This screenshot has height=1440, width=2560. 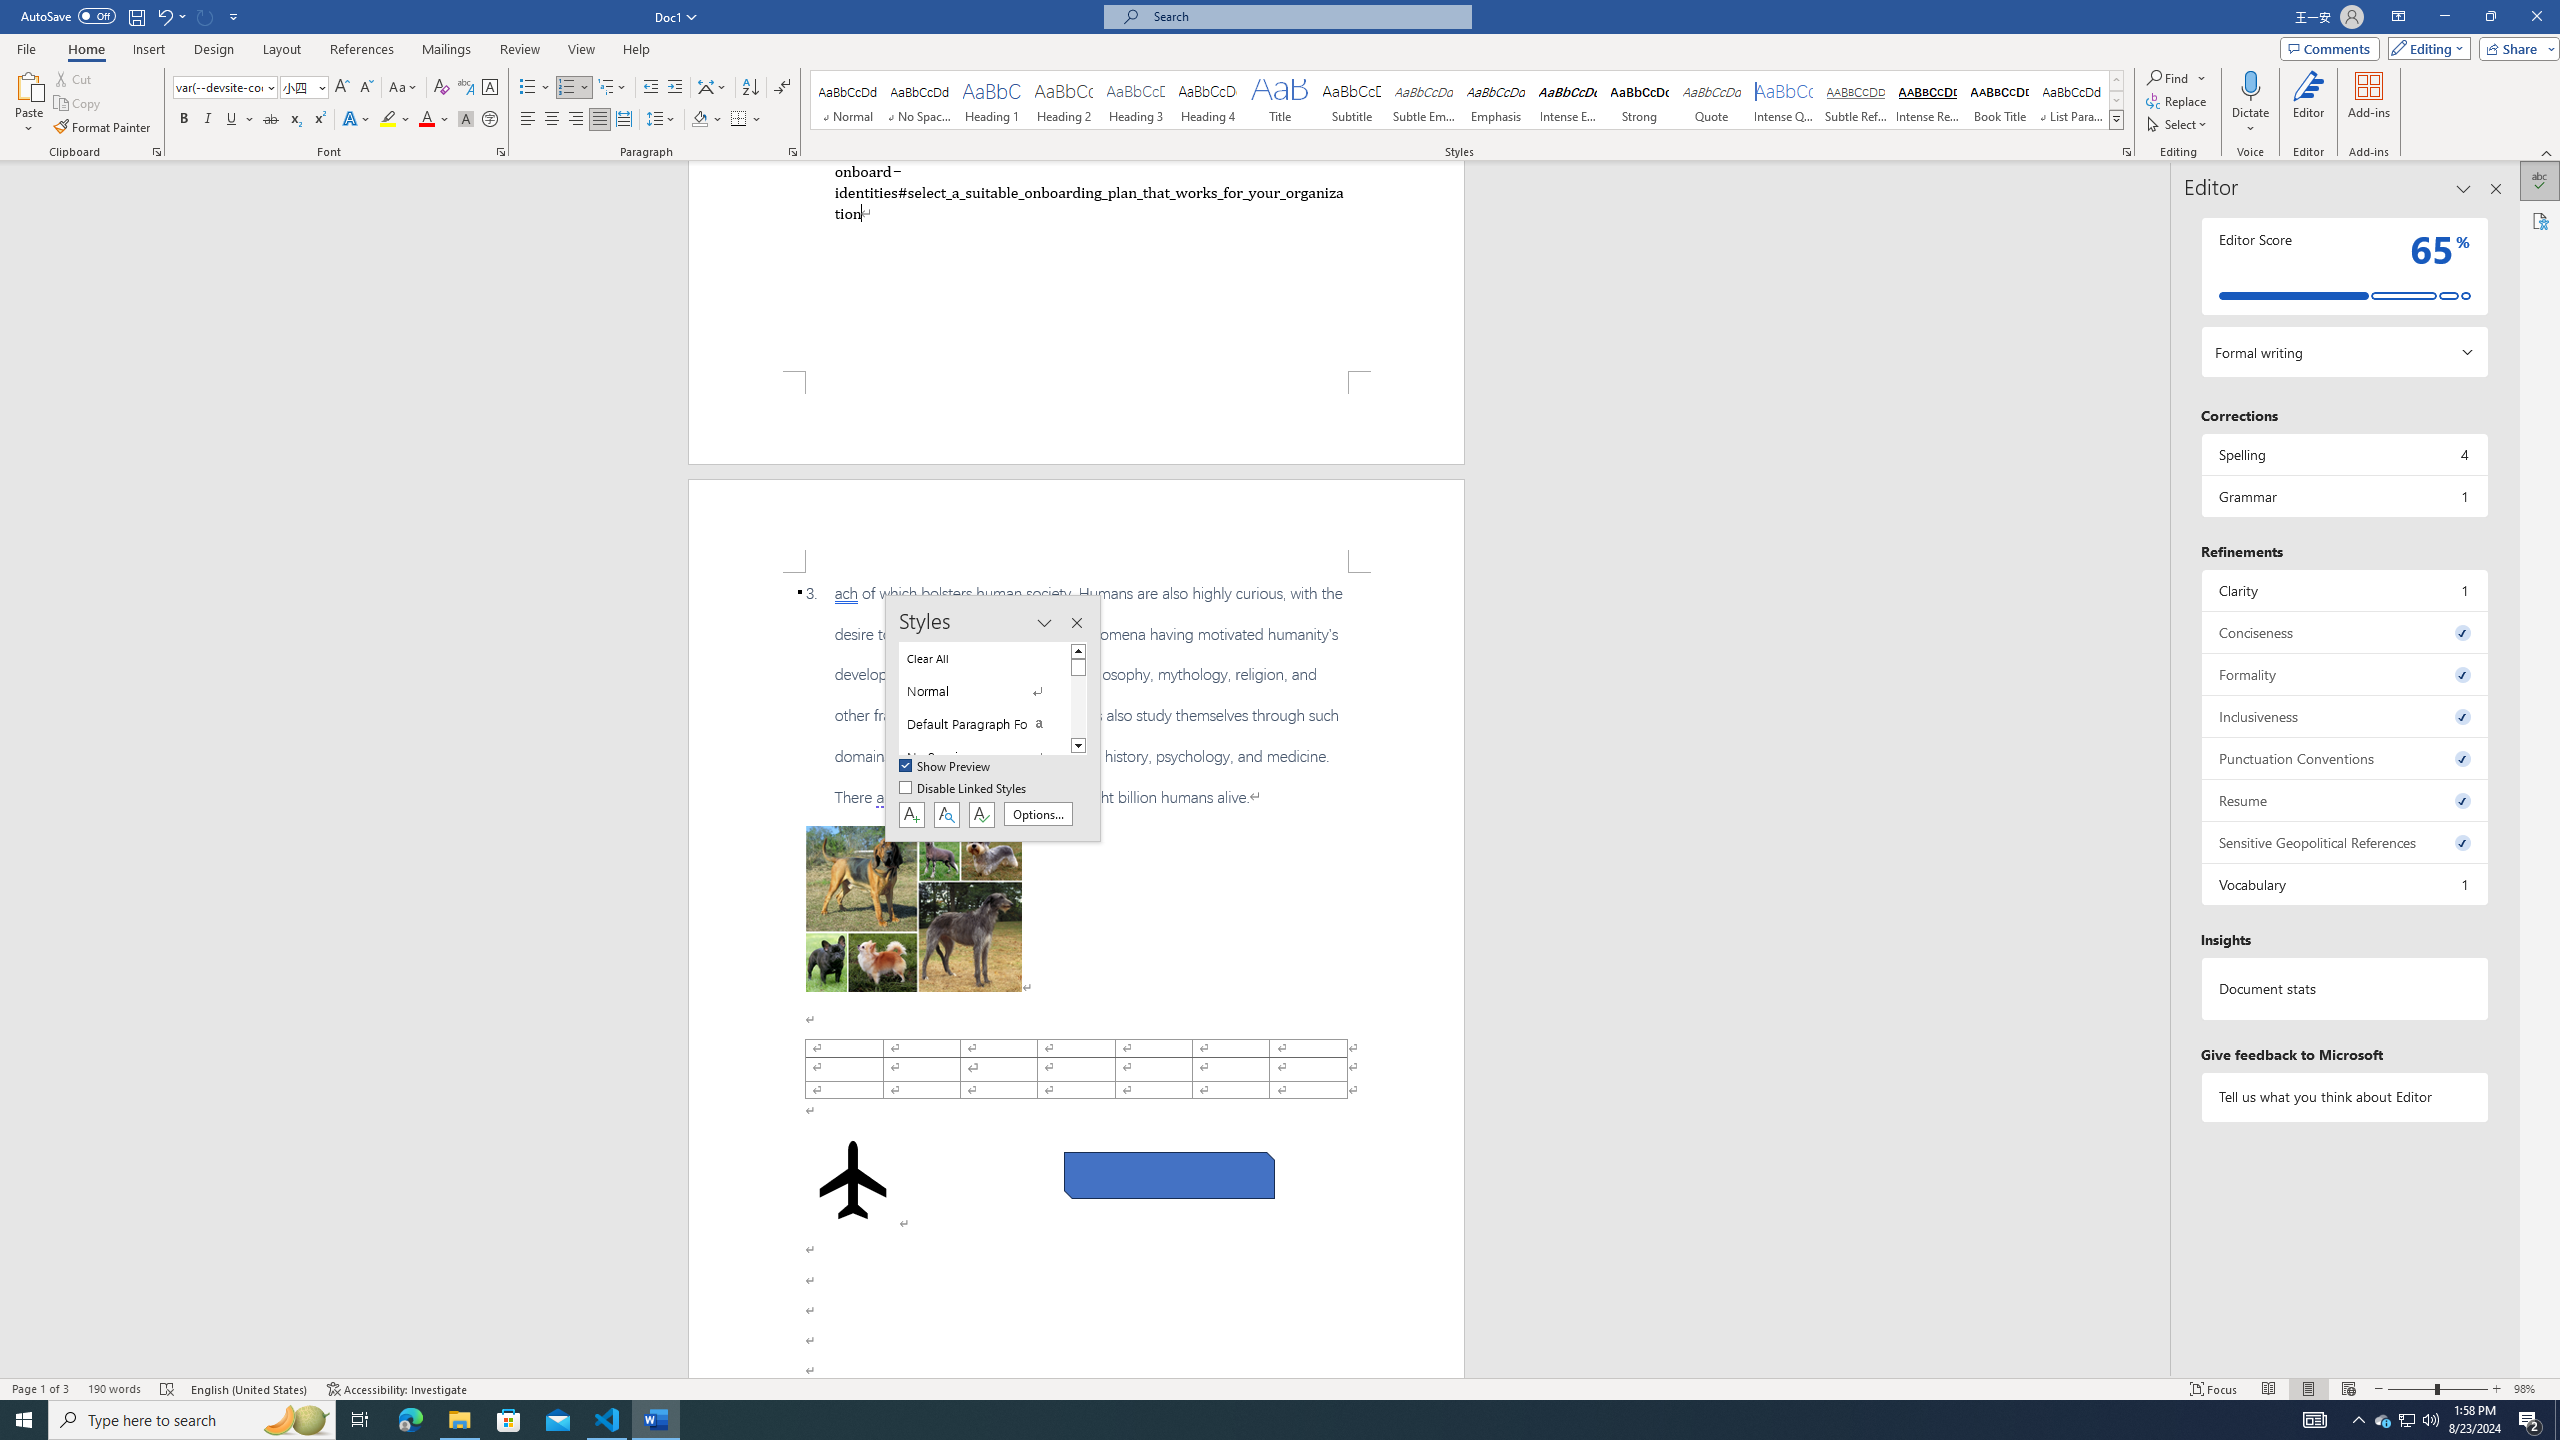 I want to click on 'Font...', so click(x=501, y=150).